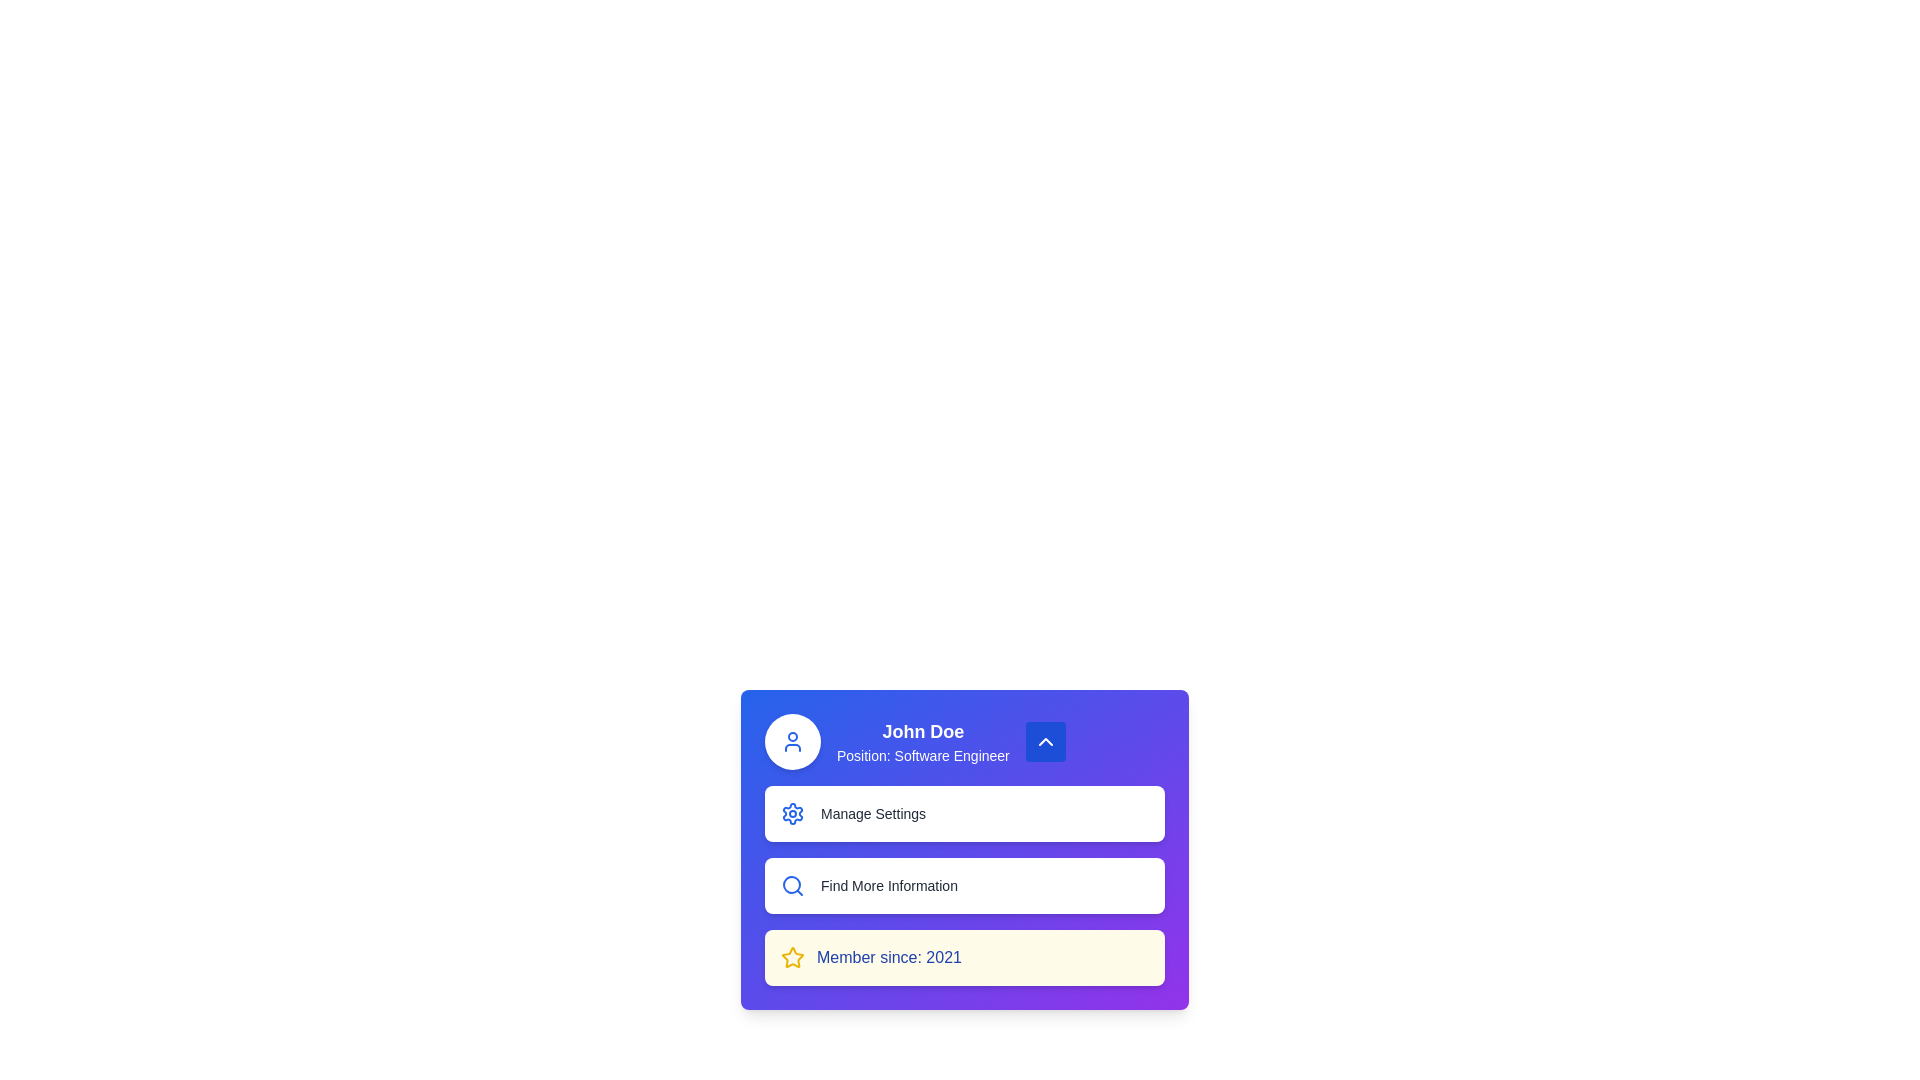 The height and width of the screenshot is (1080, 1920). I want to click on the gear-shaped settings icon, which is bold blue in color and located to the left of the 'Manage Settings' text within the settings card interface, so click(791, 813).